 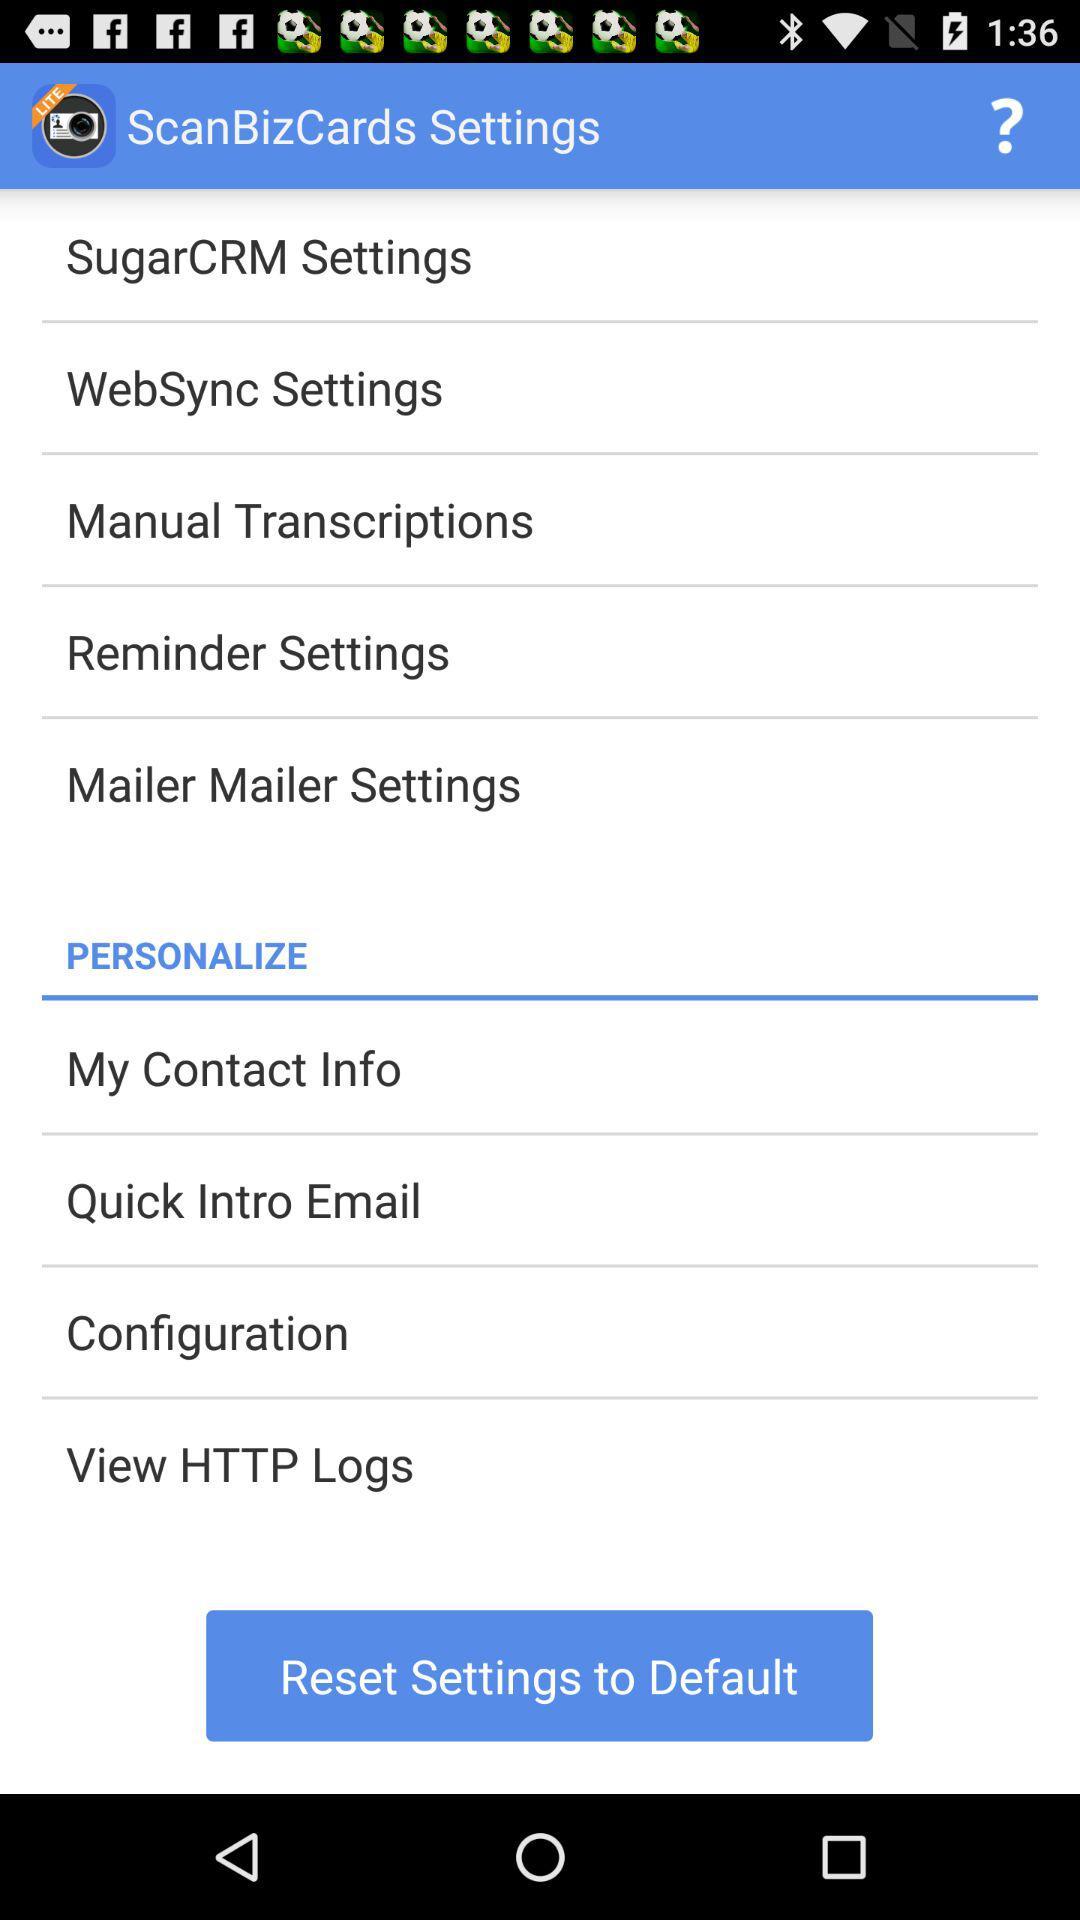 What do you see at coordinates (551, 1463) in the screenshot?
I see `icon above the reset settings to item` at bounding box center [551, 1463].